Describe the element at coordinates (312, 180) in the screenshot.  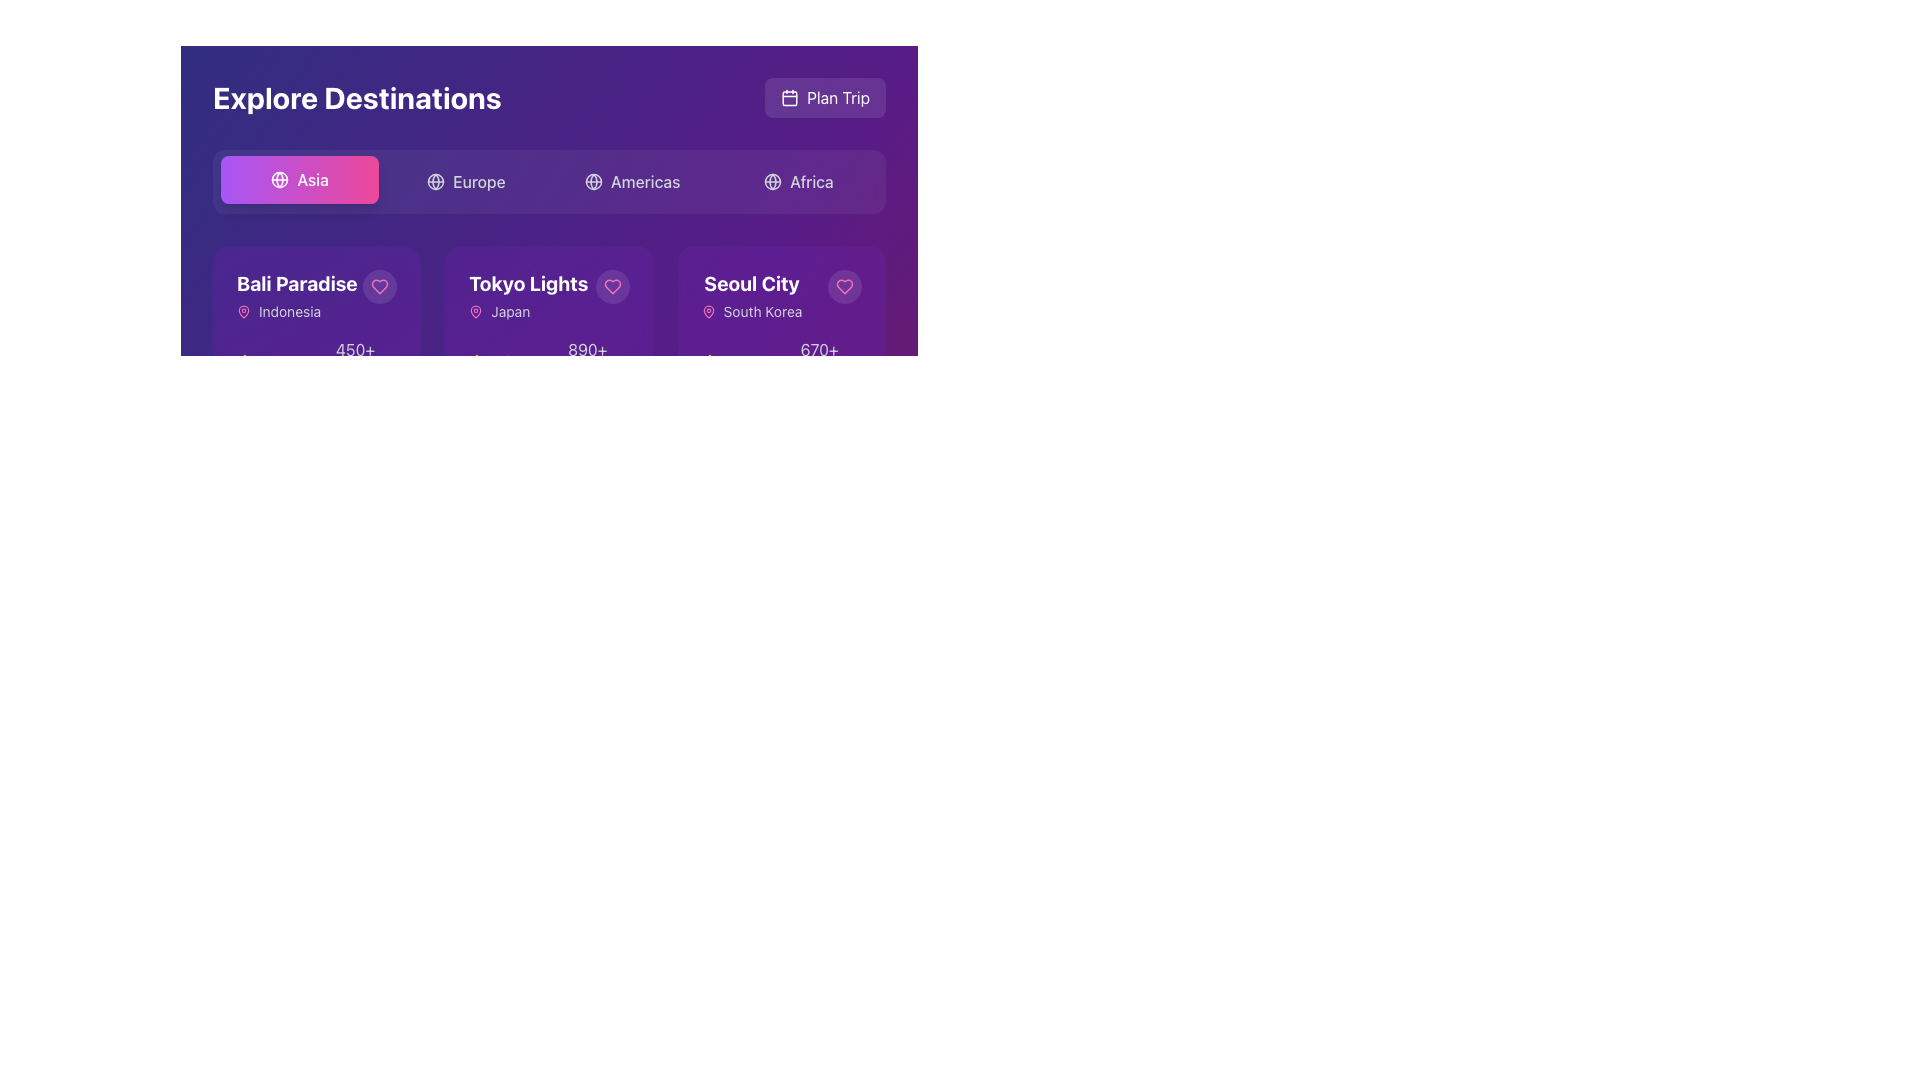
I see `text label displaying 'Asia' inside the interactive button with a gradient background` at that location.